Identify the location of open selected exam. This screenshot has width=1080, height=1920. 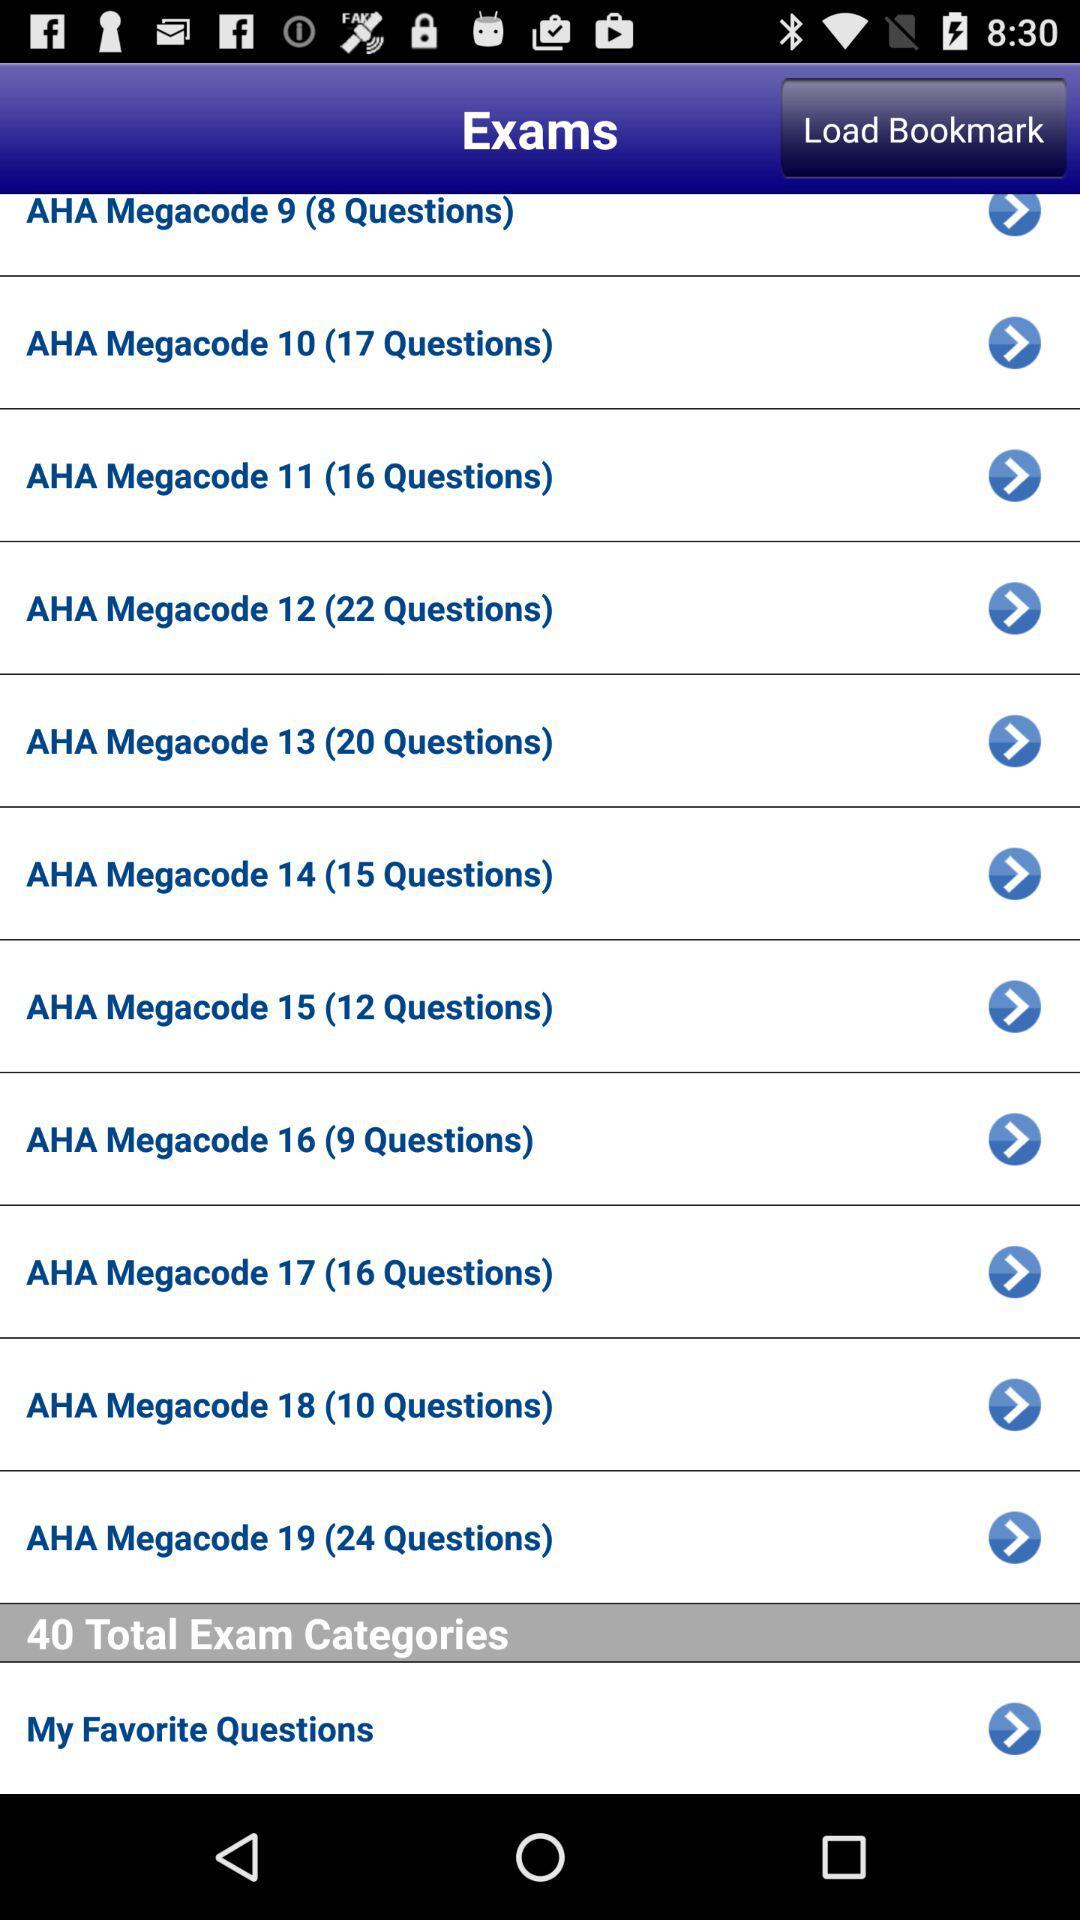
(1014, 606).